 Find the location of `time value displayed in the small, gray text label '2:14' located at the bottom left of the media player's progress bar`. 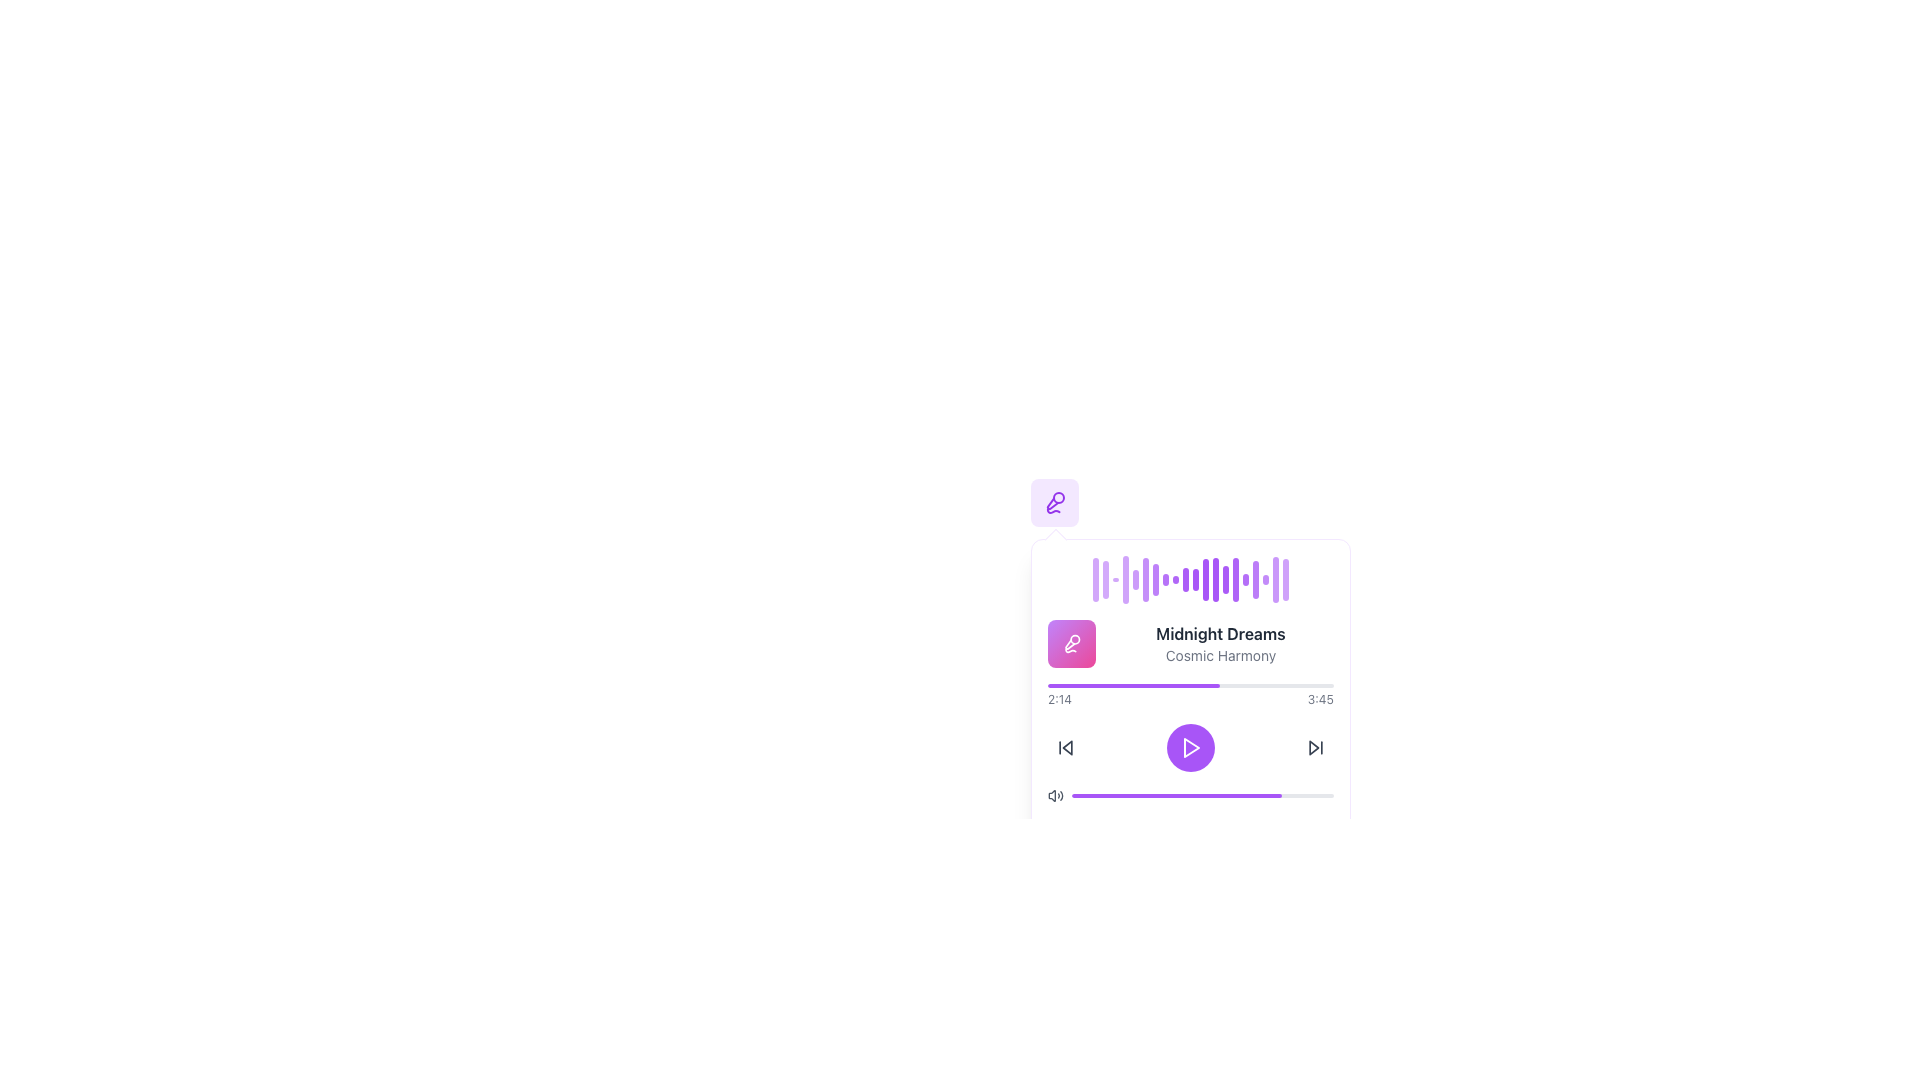

time value displayed in the small, gray text label '2:14' located at the bottom left of the media player's progress bar is located at coordinates (1059, 698).